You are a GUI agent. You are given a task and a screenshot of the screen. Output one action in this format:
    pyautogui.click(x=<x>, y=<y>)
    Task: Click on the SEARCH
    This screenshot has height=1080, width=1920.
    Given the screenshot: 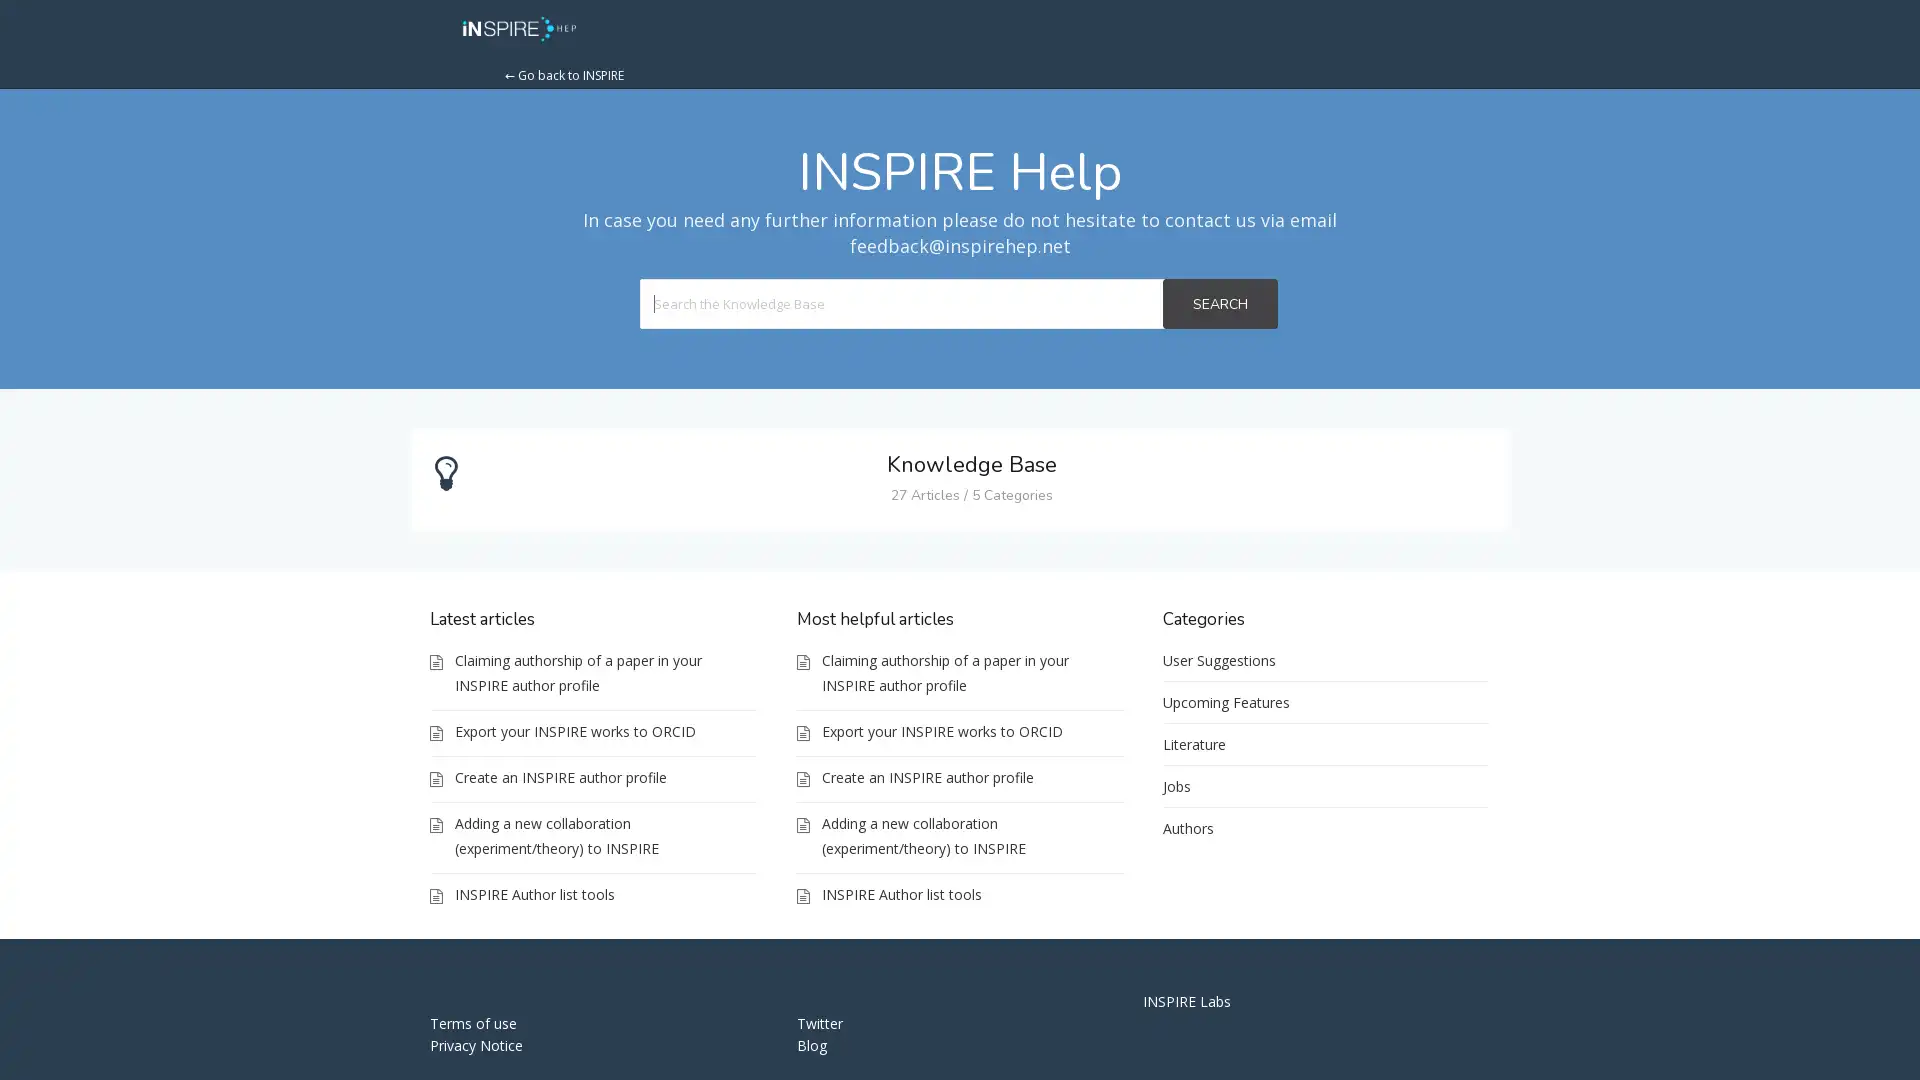 What is the action you would take?
    pyautogui.click(x=1218, y=304)
    